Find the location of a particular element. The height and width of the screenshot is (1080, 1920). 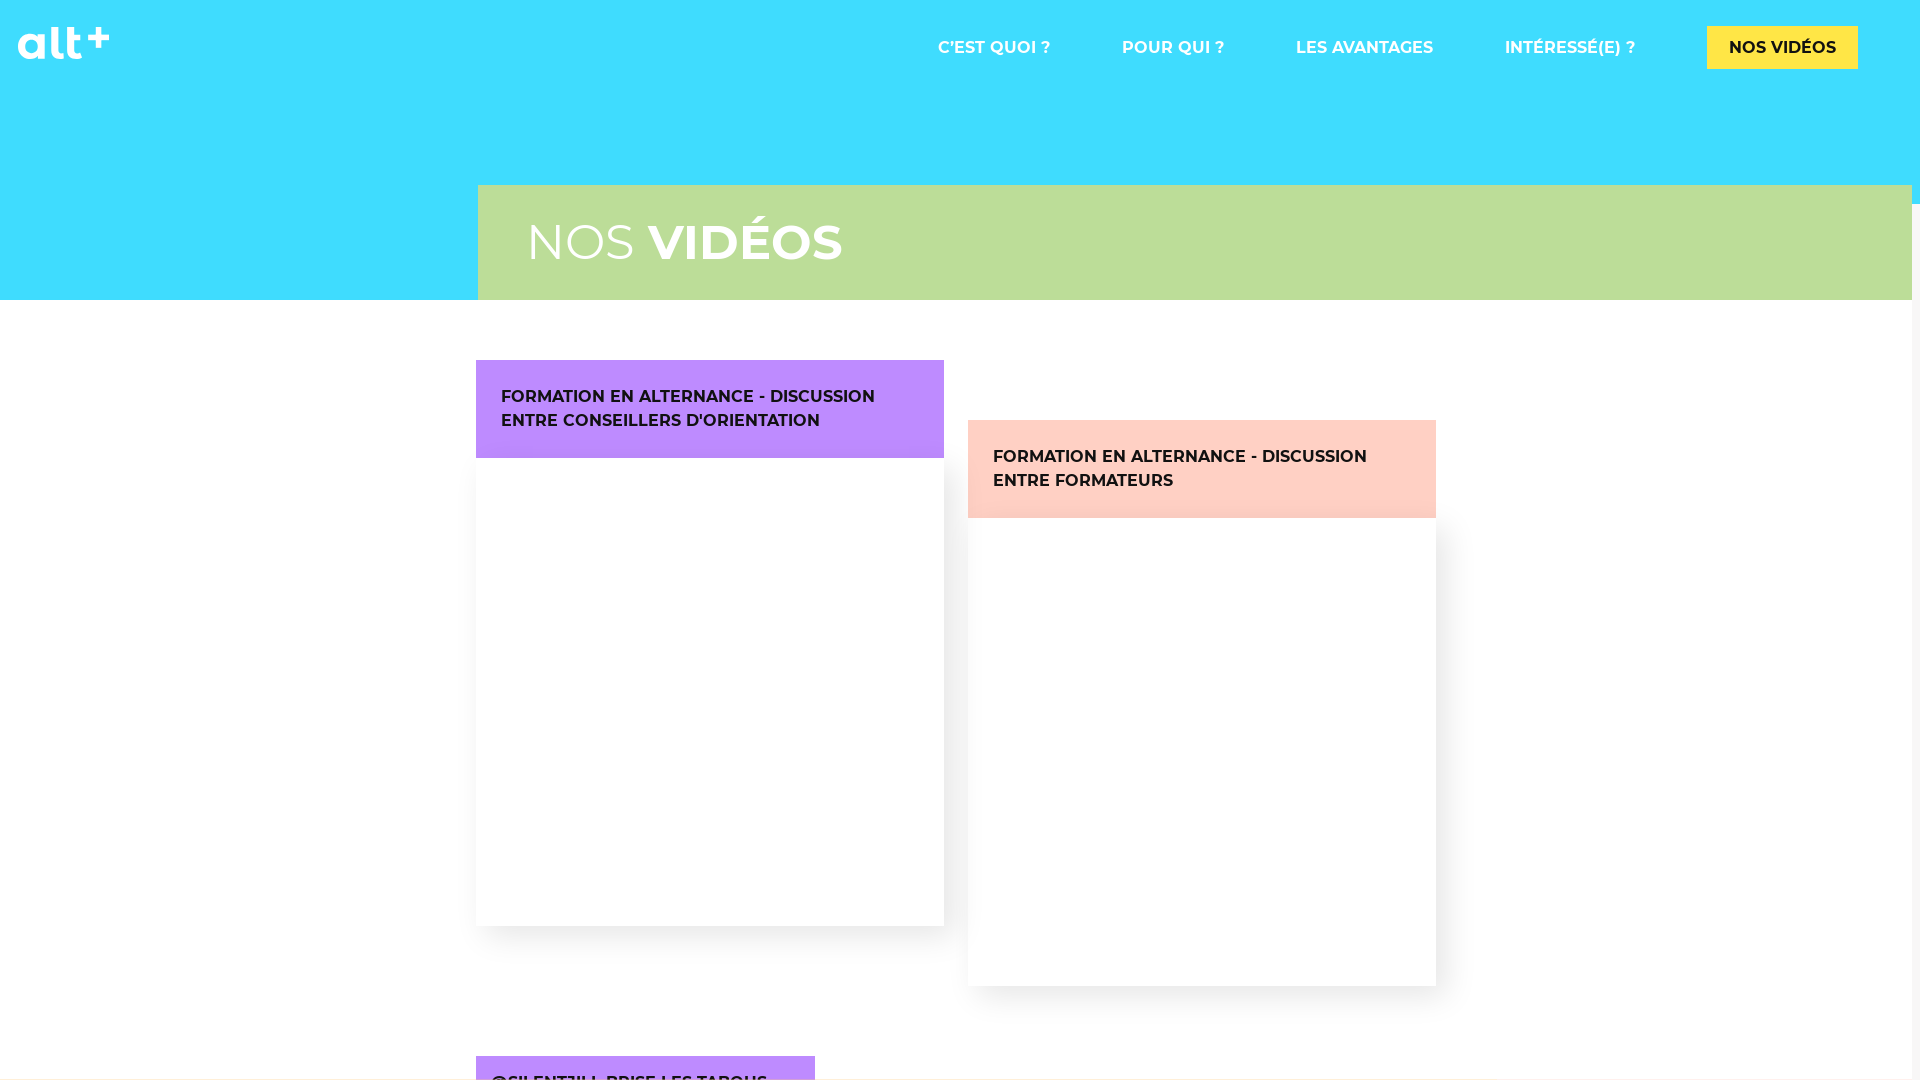

'POUR QUI ?' is located at coordinates (1172, 46).